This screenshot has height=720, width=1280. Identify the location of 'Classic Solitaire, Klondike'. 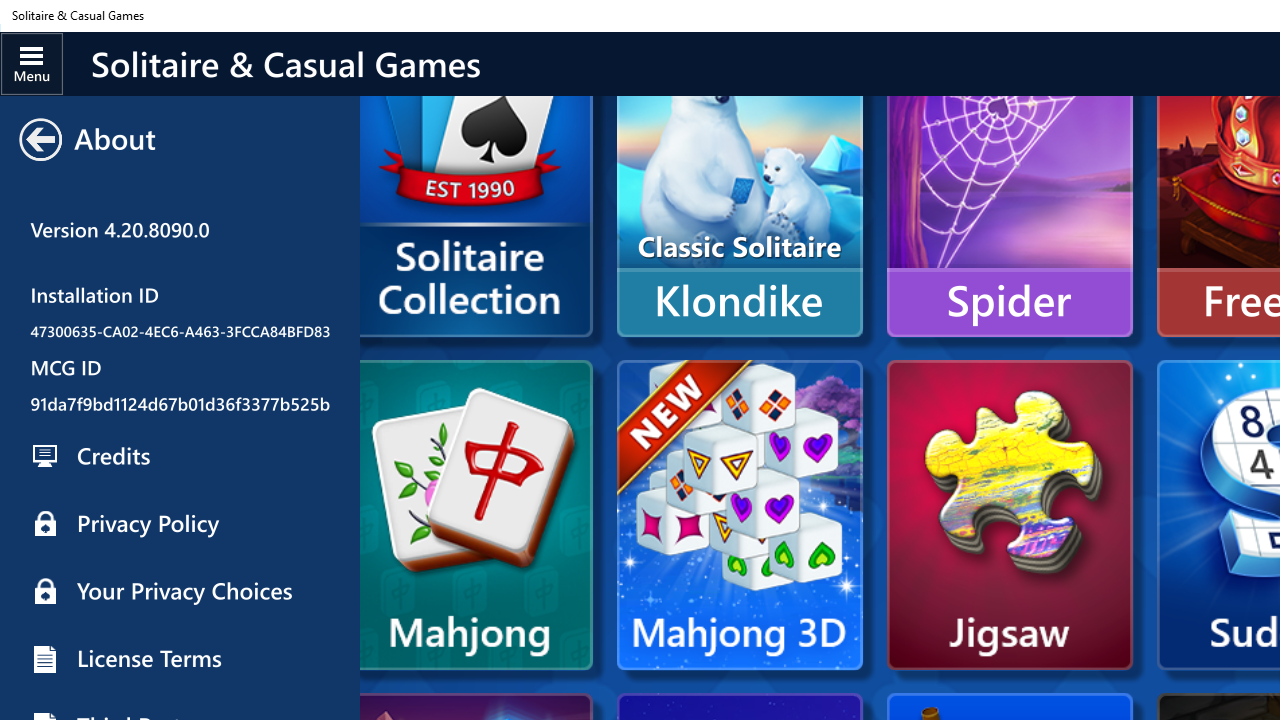
(738, 182).